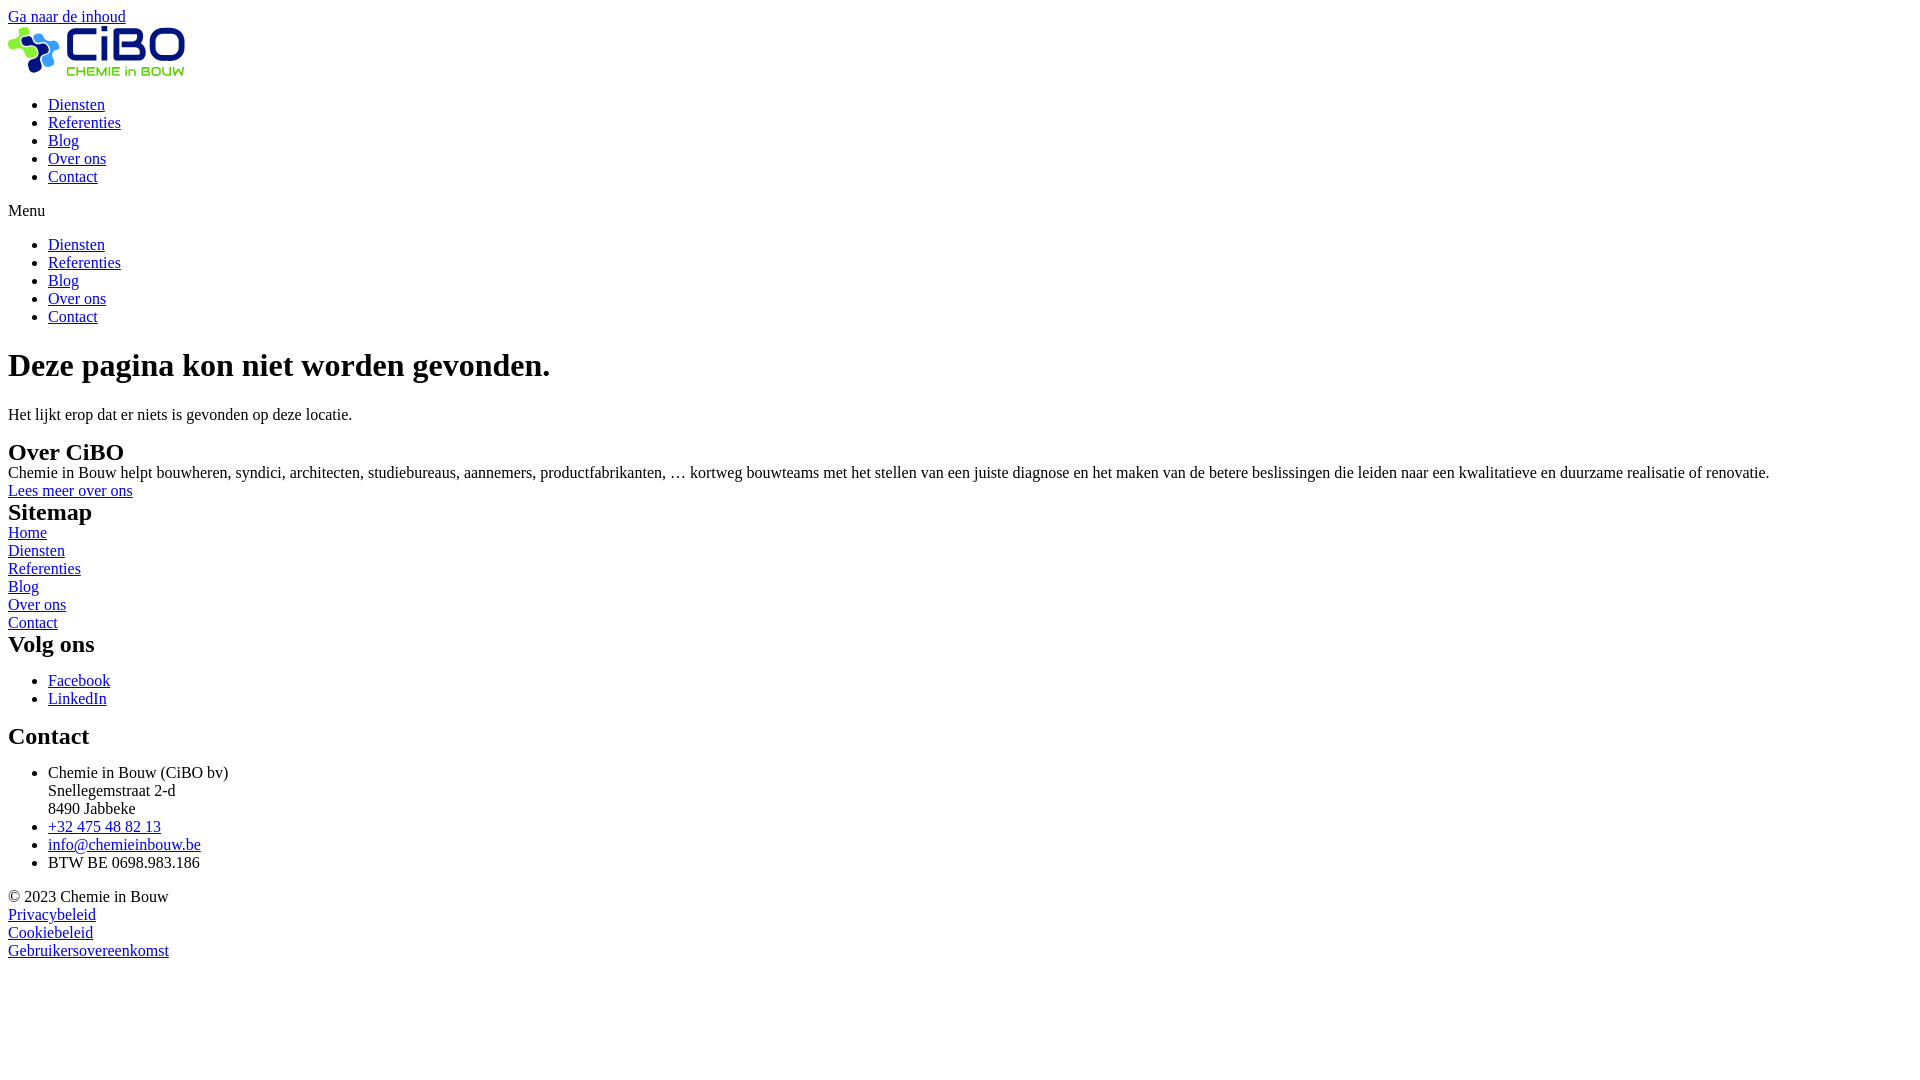 This screenshot has height=1080, width=1920. Describe the element at coordinates (87, 949) in the screenshot. I see `'Gebruikersovereenkomst'` at that location.